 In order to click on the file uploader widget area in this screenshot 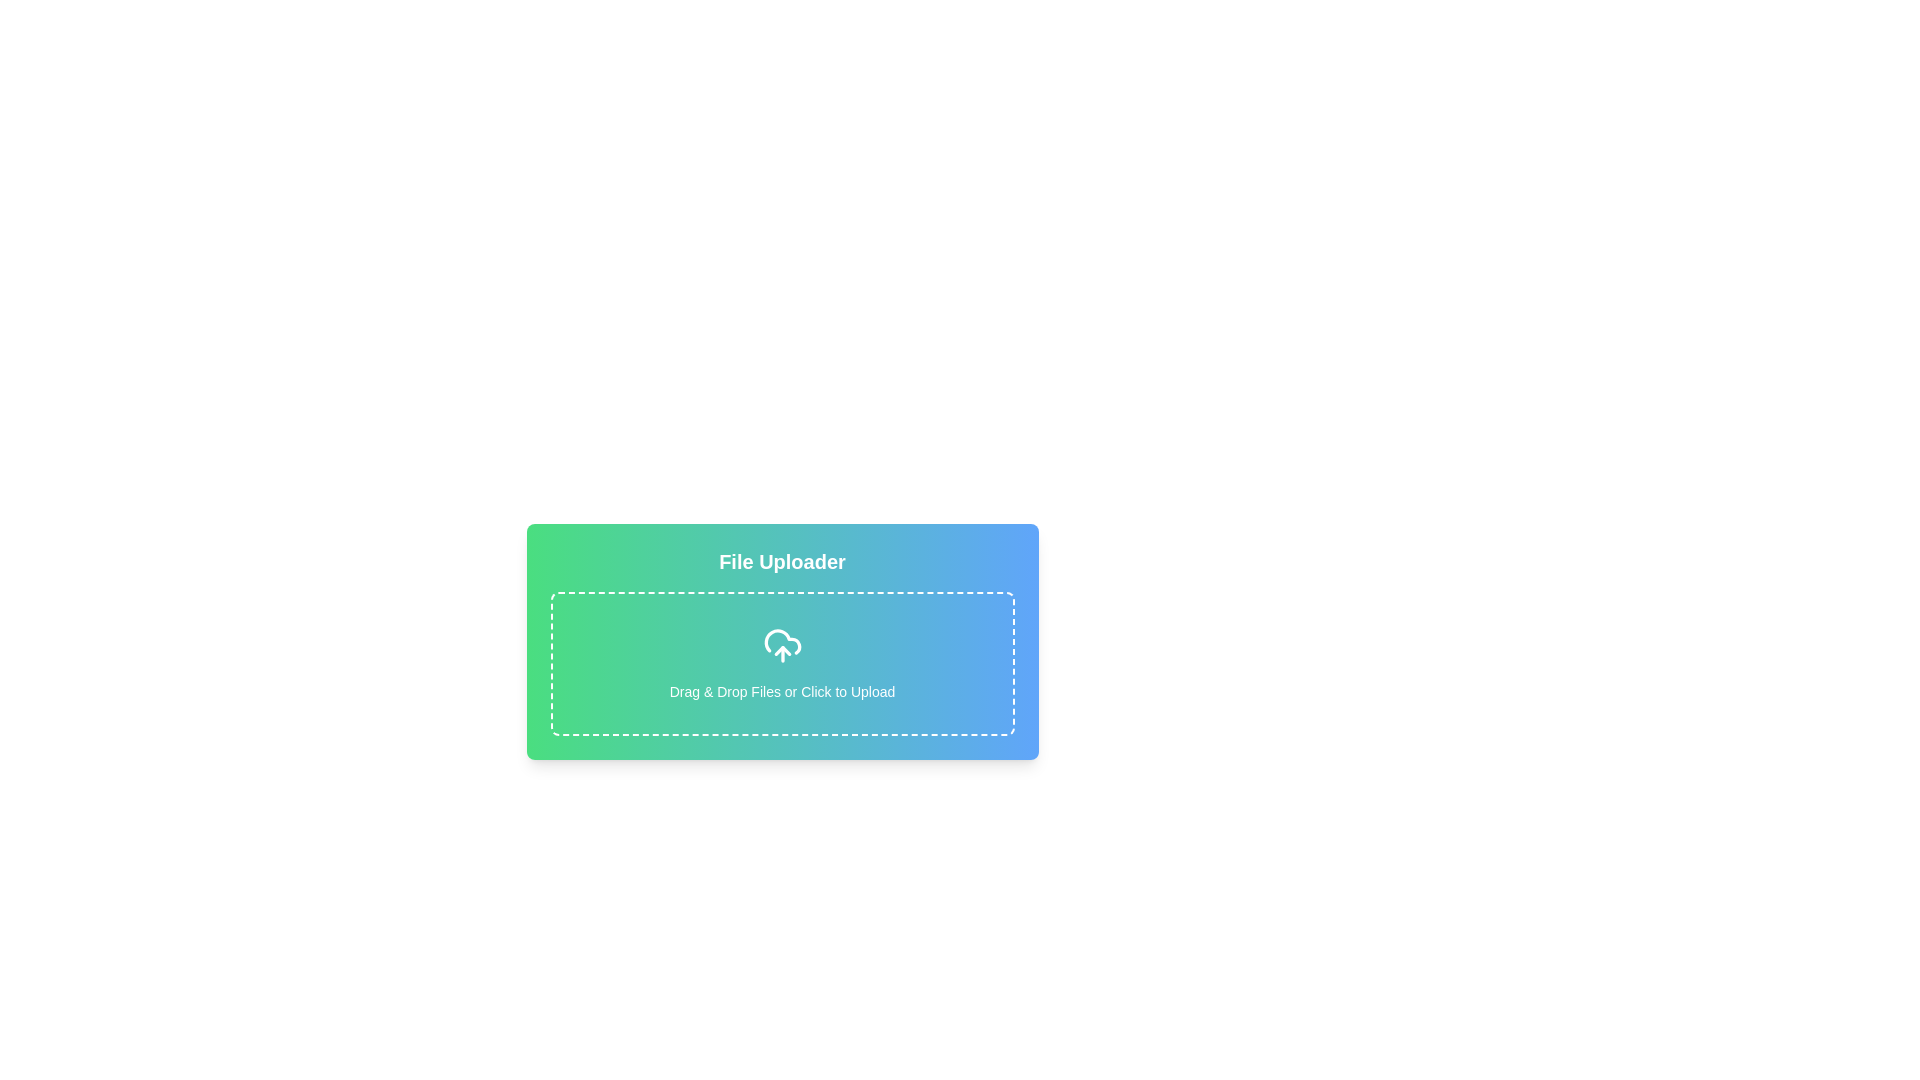, I will do `click(781, 726)`.